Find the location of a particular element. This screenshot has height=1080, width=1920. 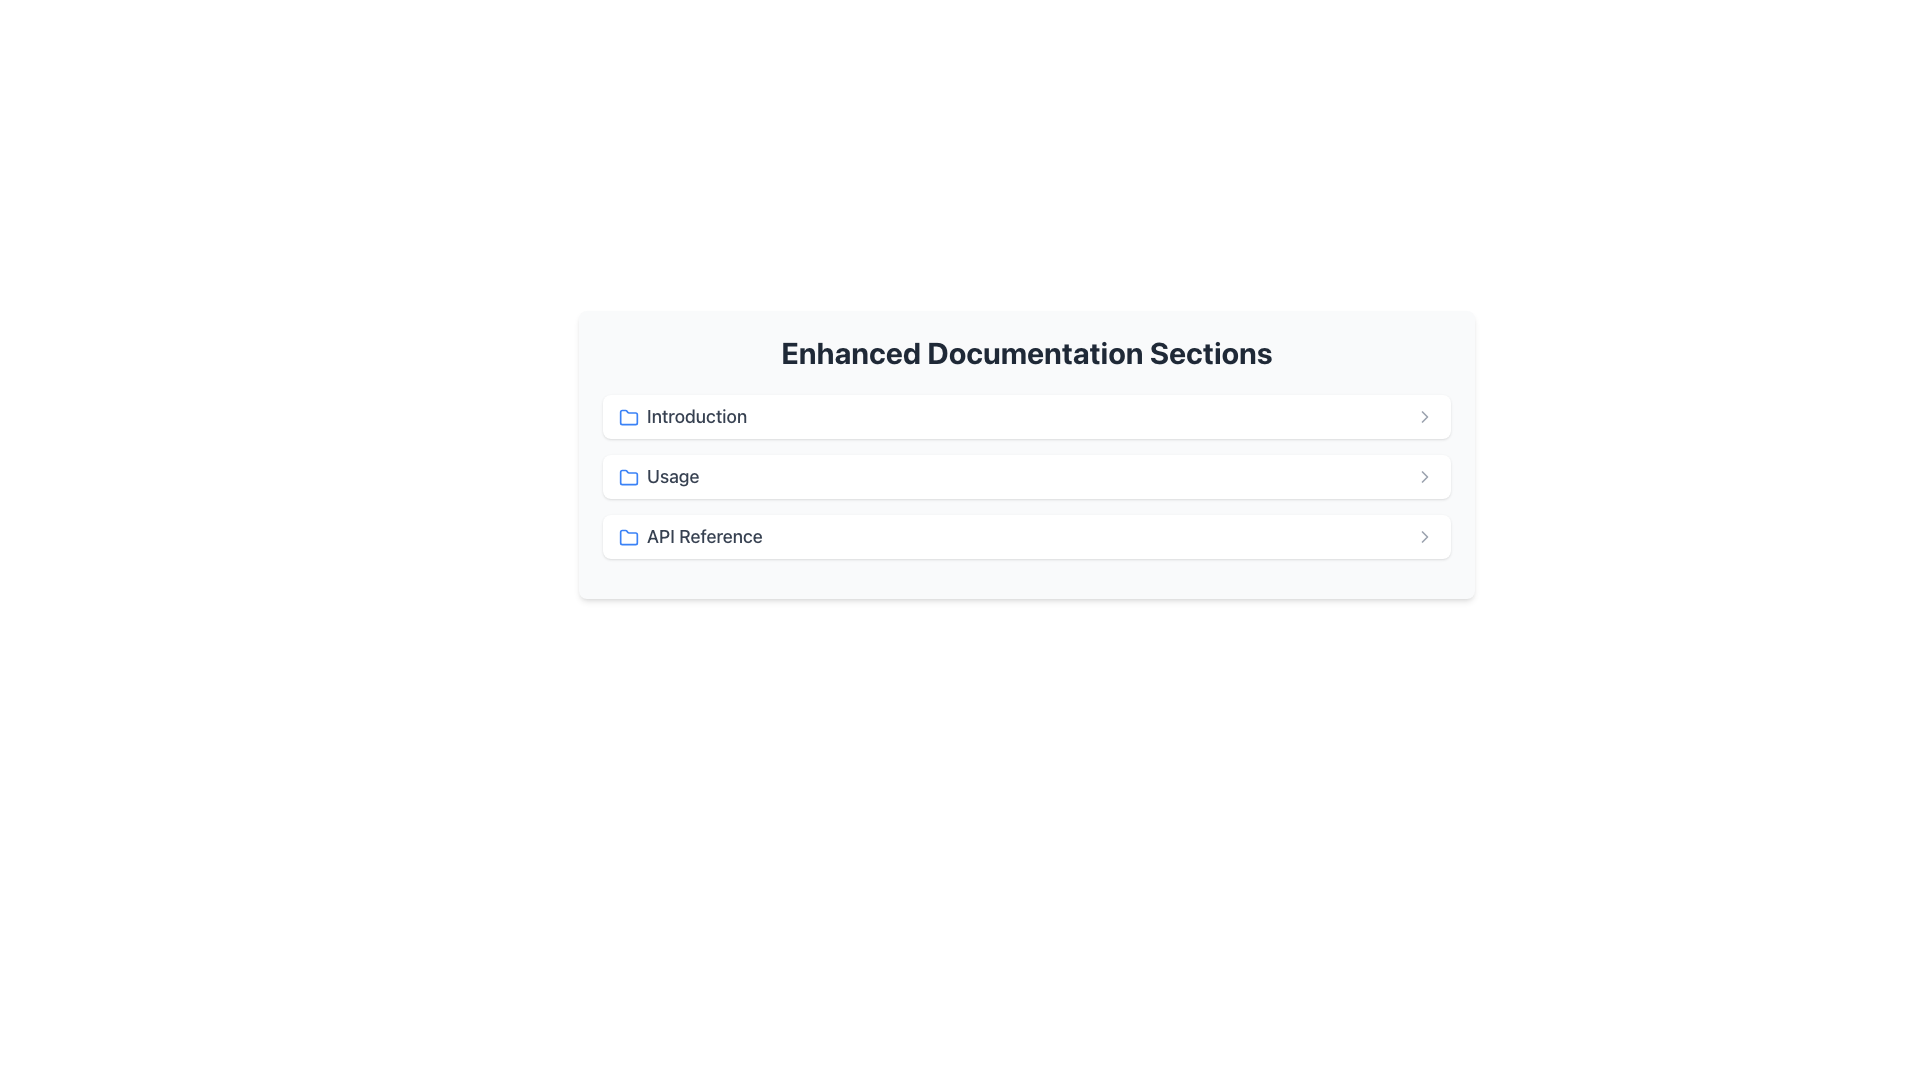

the 'Usage' button in the Enhanced Documentation Sections list is located at coordinates (1027, 477).